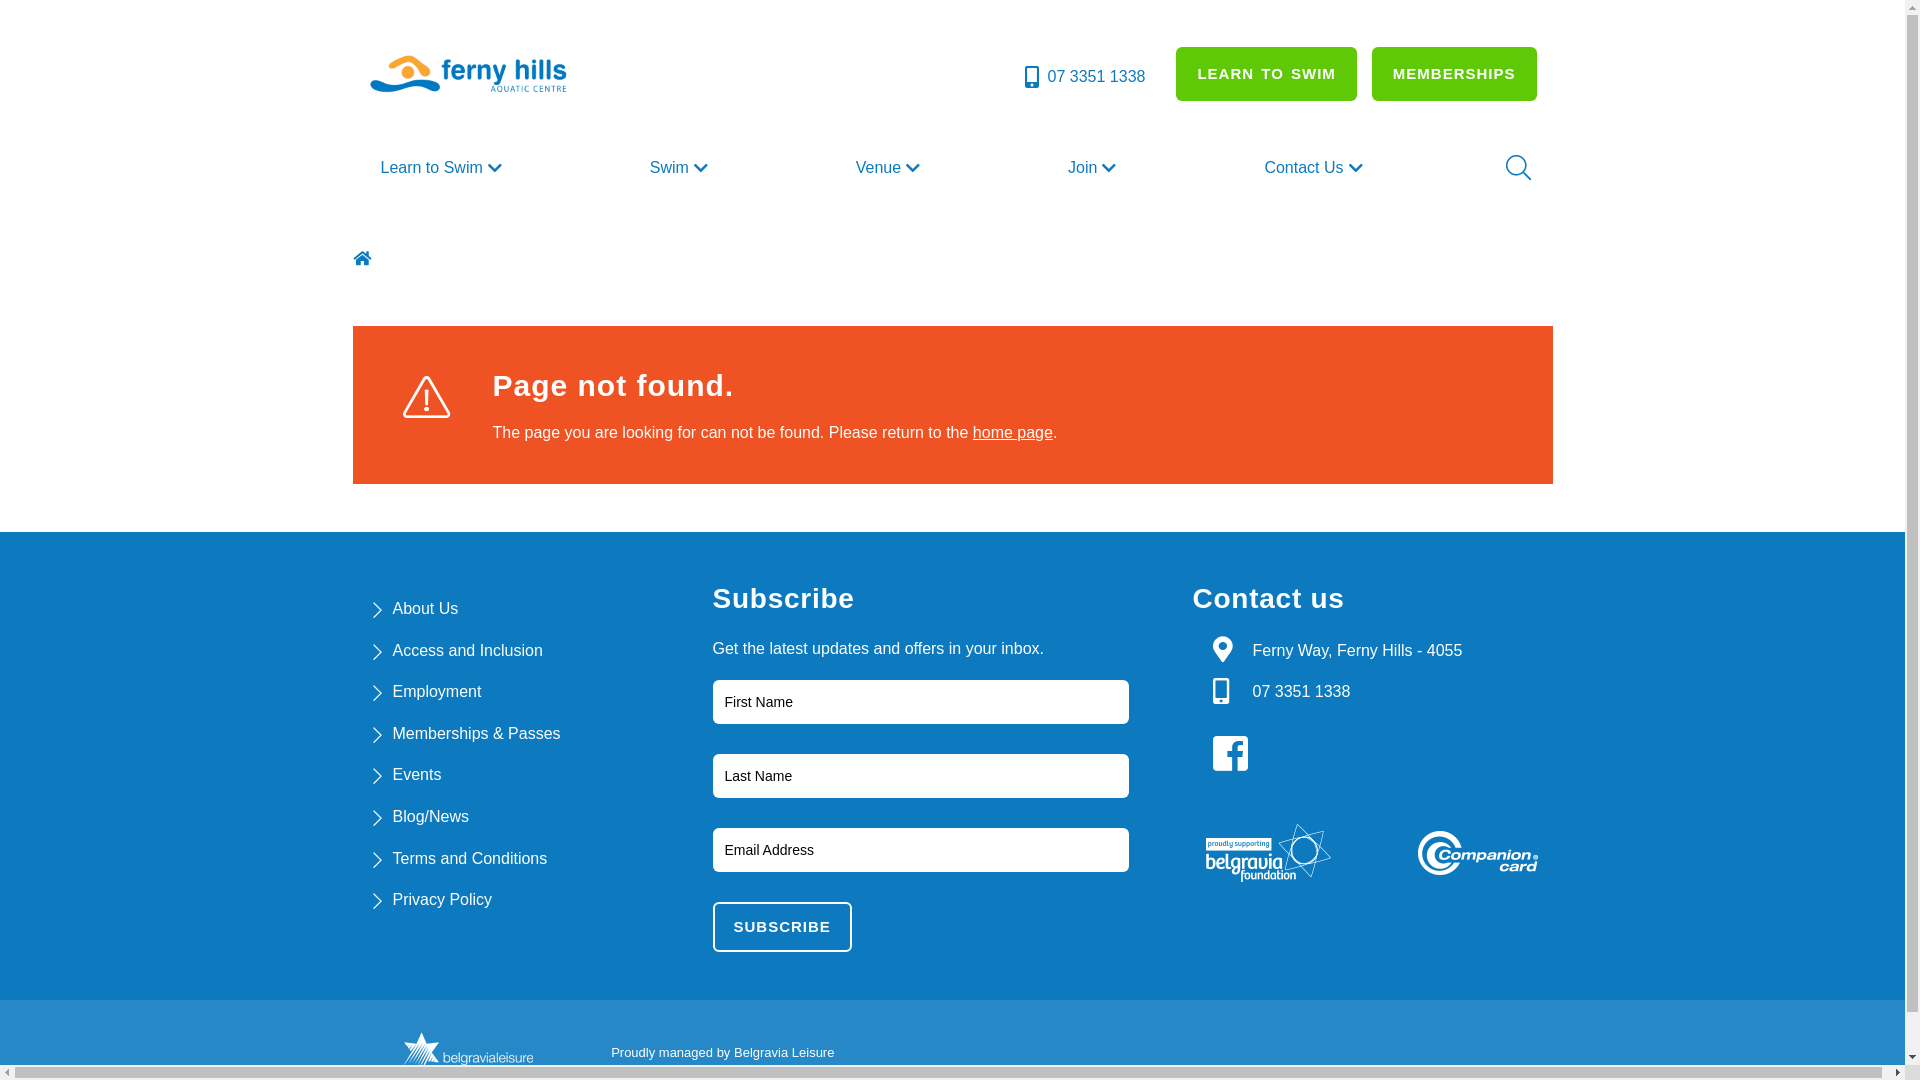 This screenshot has height=1080, width=1920. I want to click on 'Memberships & Passes', so click(392, 733).